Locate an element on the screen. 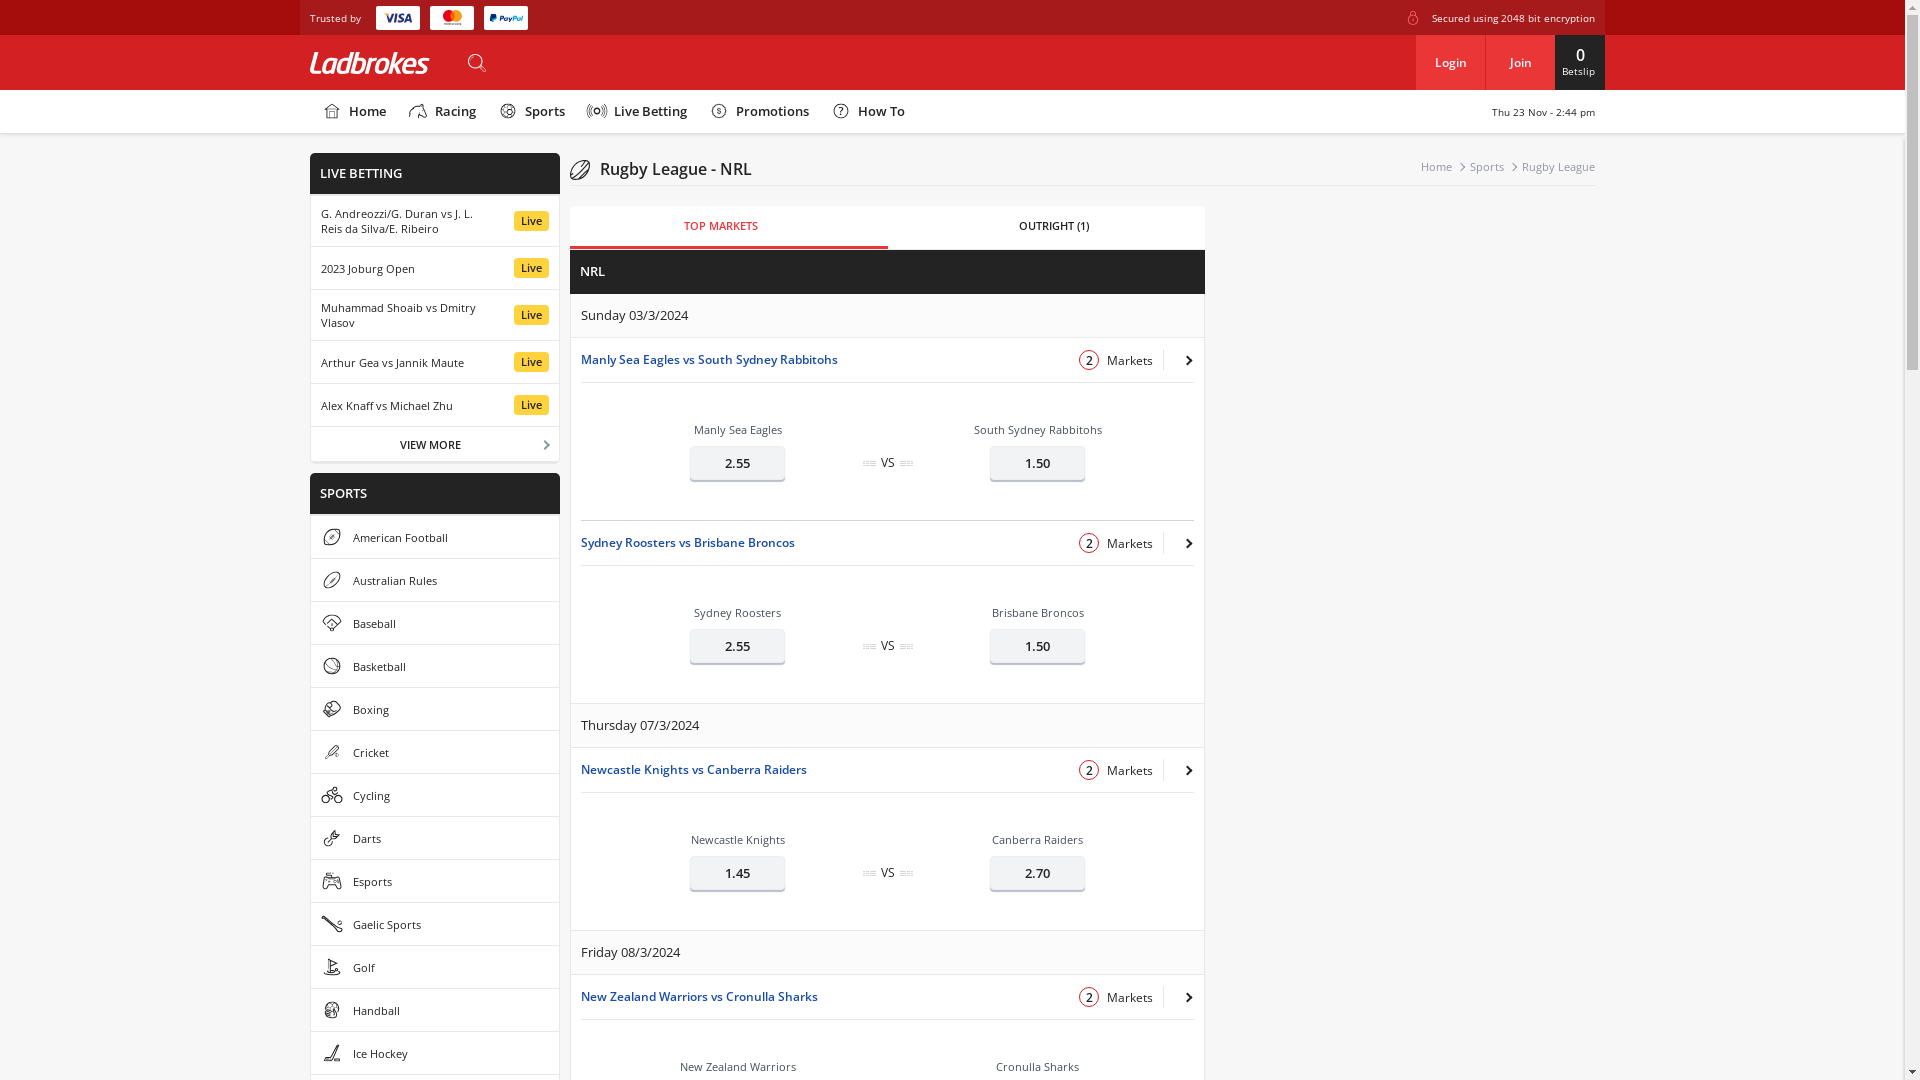 The width and height of the screenshot is (1920, 1080). '2023 Joburg Open is located at coordinates (434, 266).